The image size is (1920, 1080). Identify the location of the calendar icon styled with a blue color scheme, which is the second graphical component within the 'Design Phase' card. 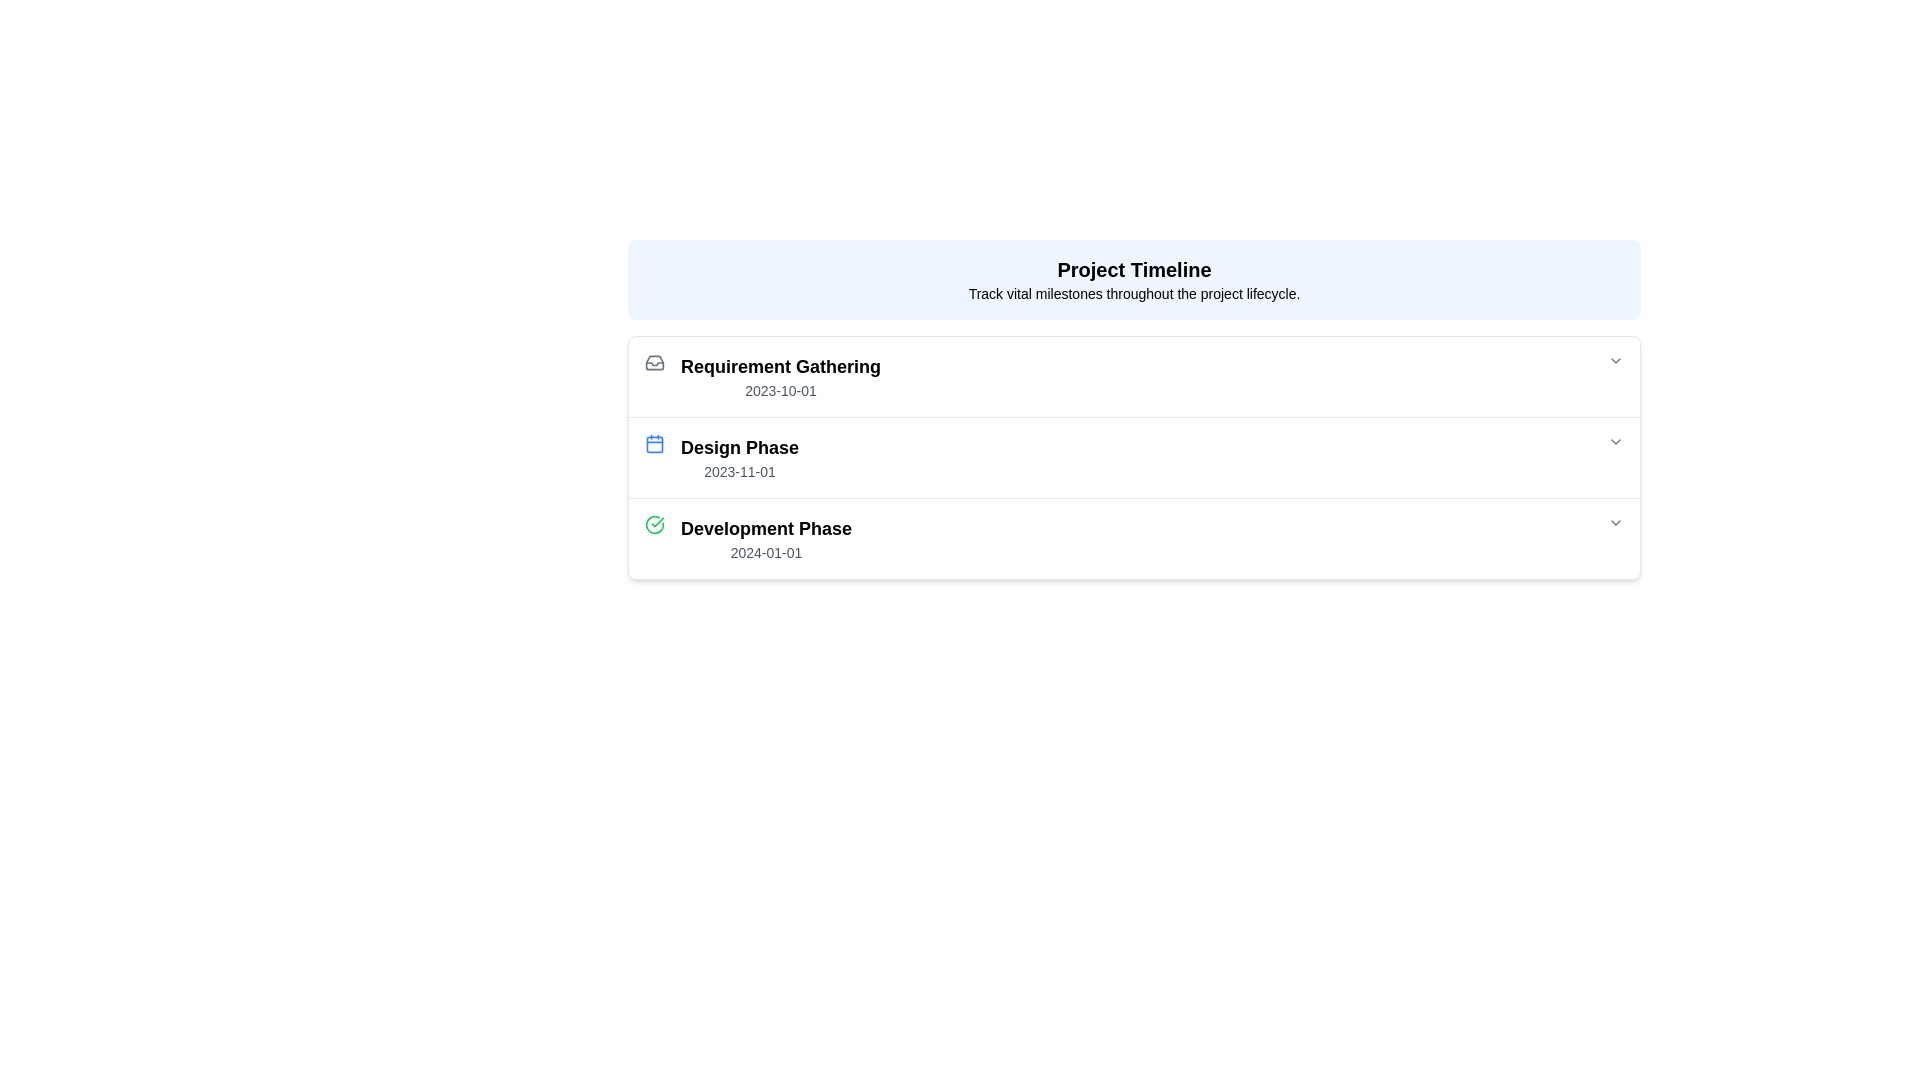
(654, 442).